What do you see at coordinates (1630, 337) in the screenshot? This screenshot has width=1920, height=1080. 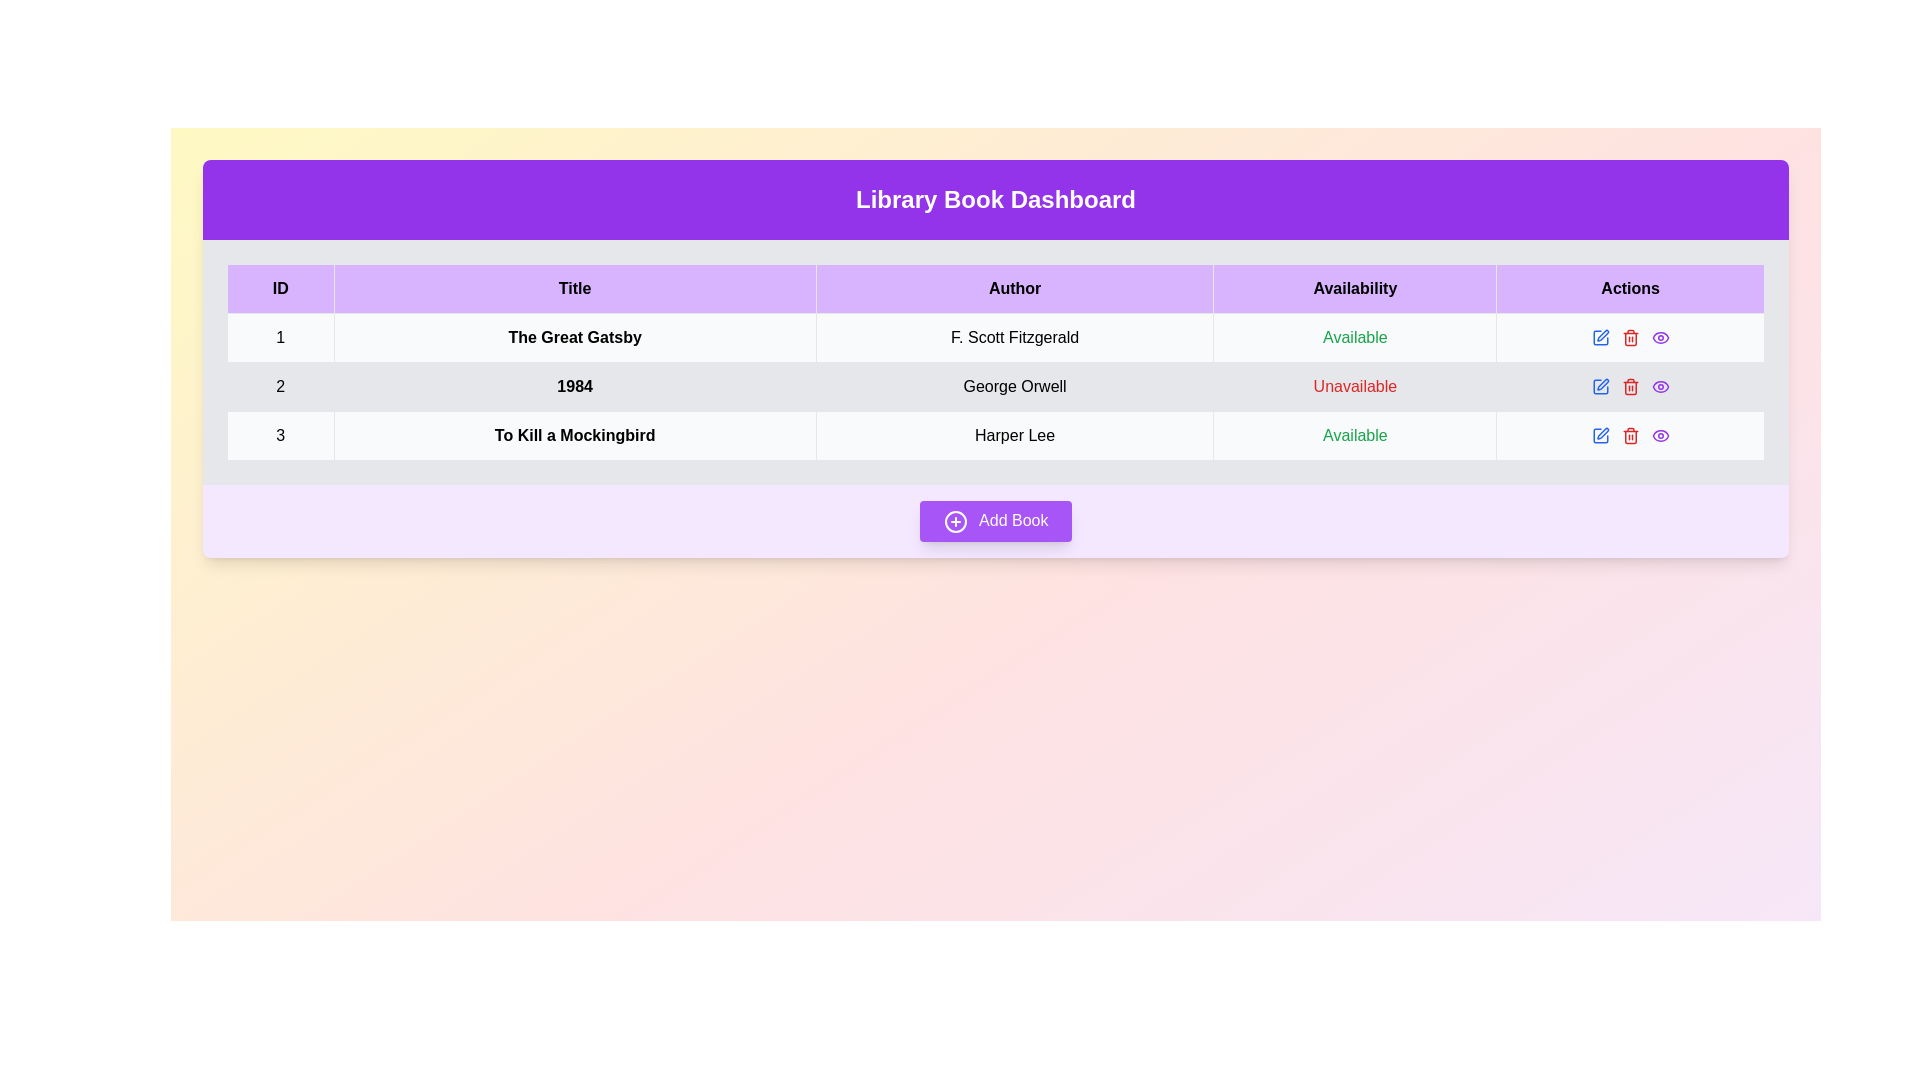 I see `the delete icon button in the third column of the 'Actions' section for the book '1984'` at bounding box center [1630, 337].